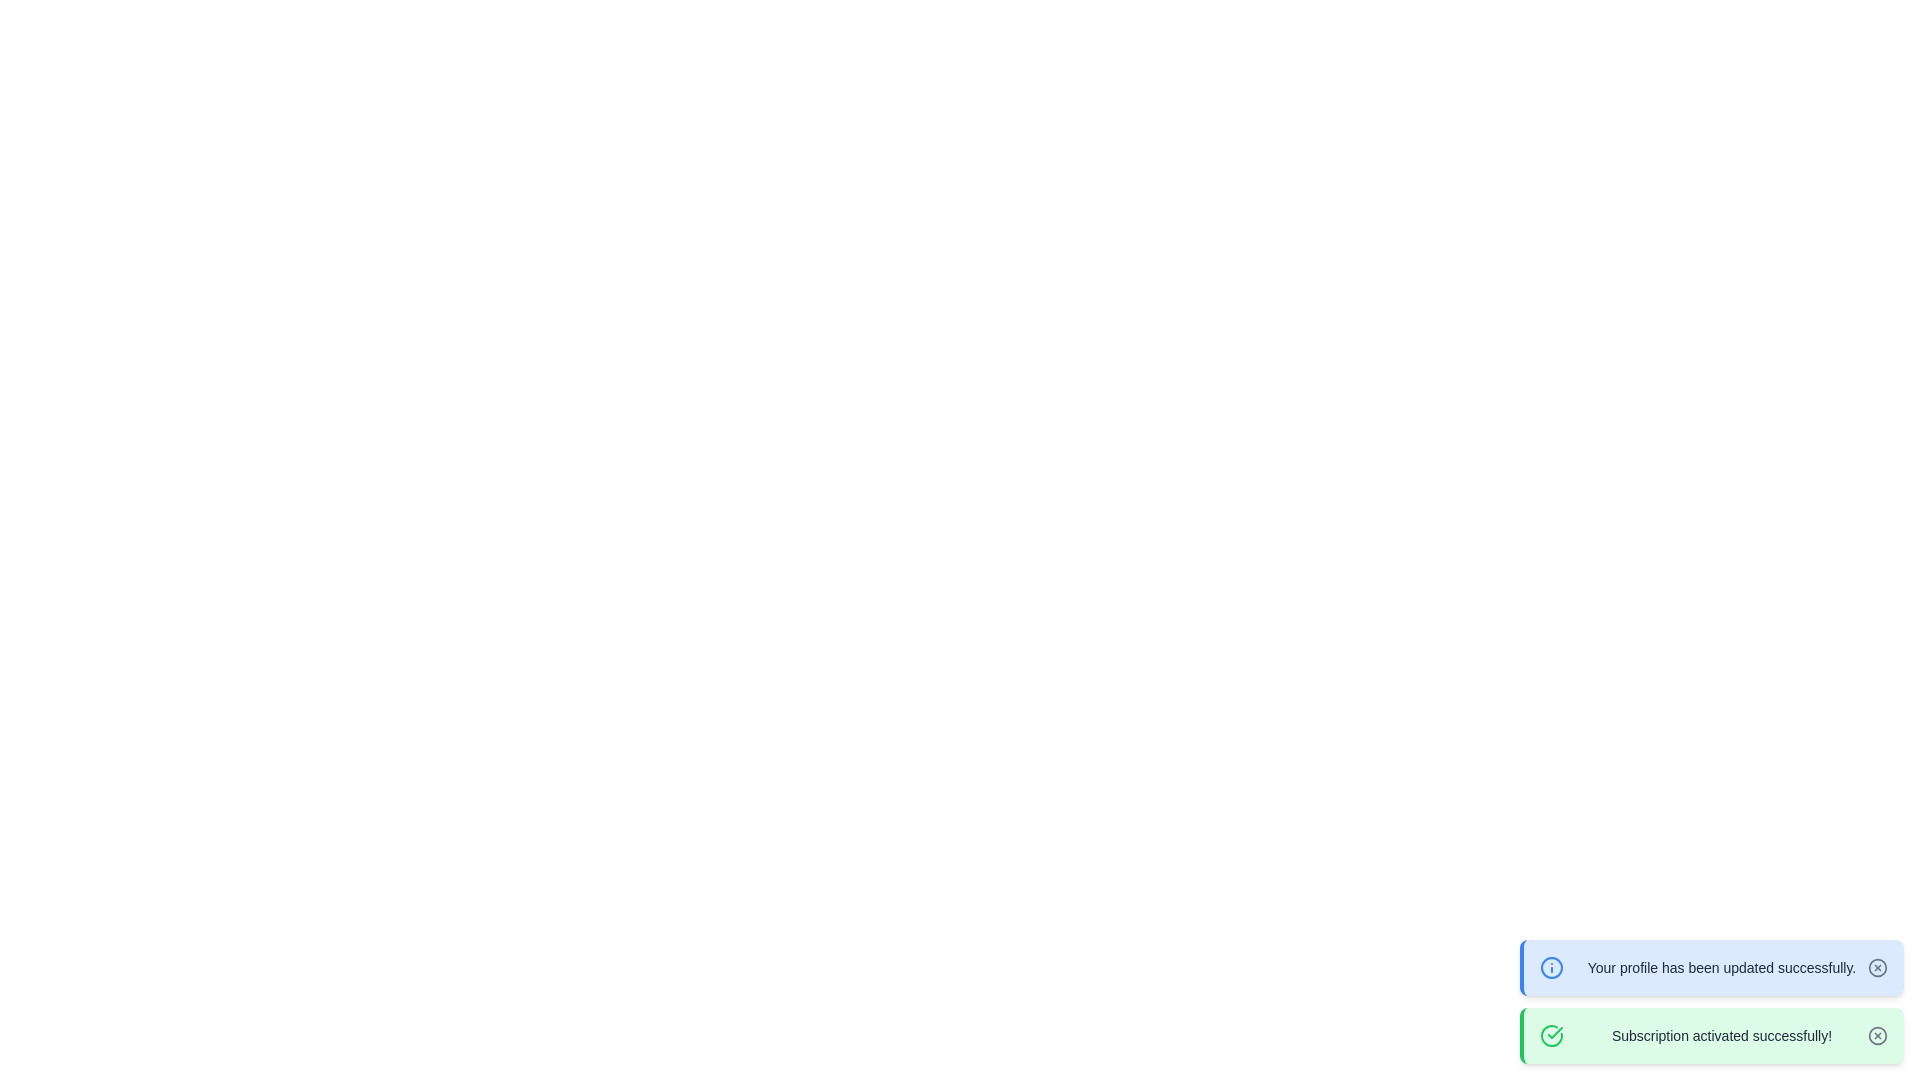  Describe the element at coordinates (1876, 1035) in the screenshot. I see `the close button icon located at the right end of the green notification box that displays 'Subscription activated successfully!' to change its appearance` at that location.